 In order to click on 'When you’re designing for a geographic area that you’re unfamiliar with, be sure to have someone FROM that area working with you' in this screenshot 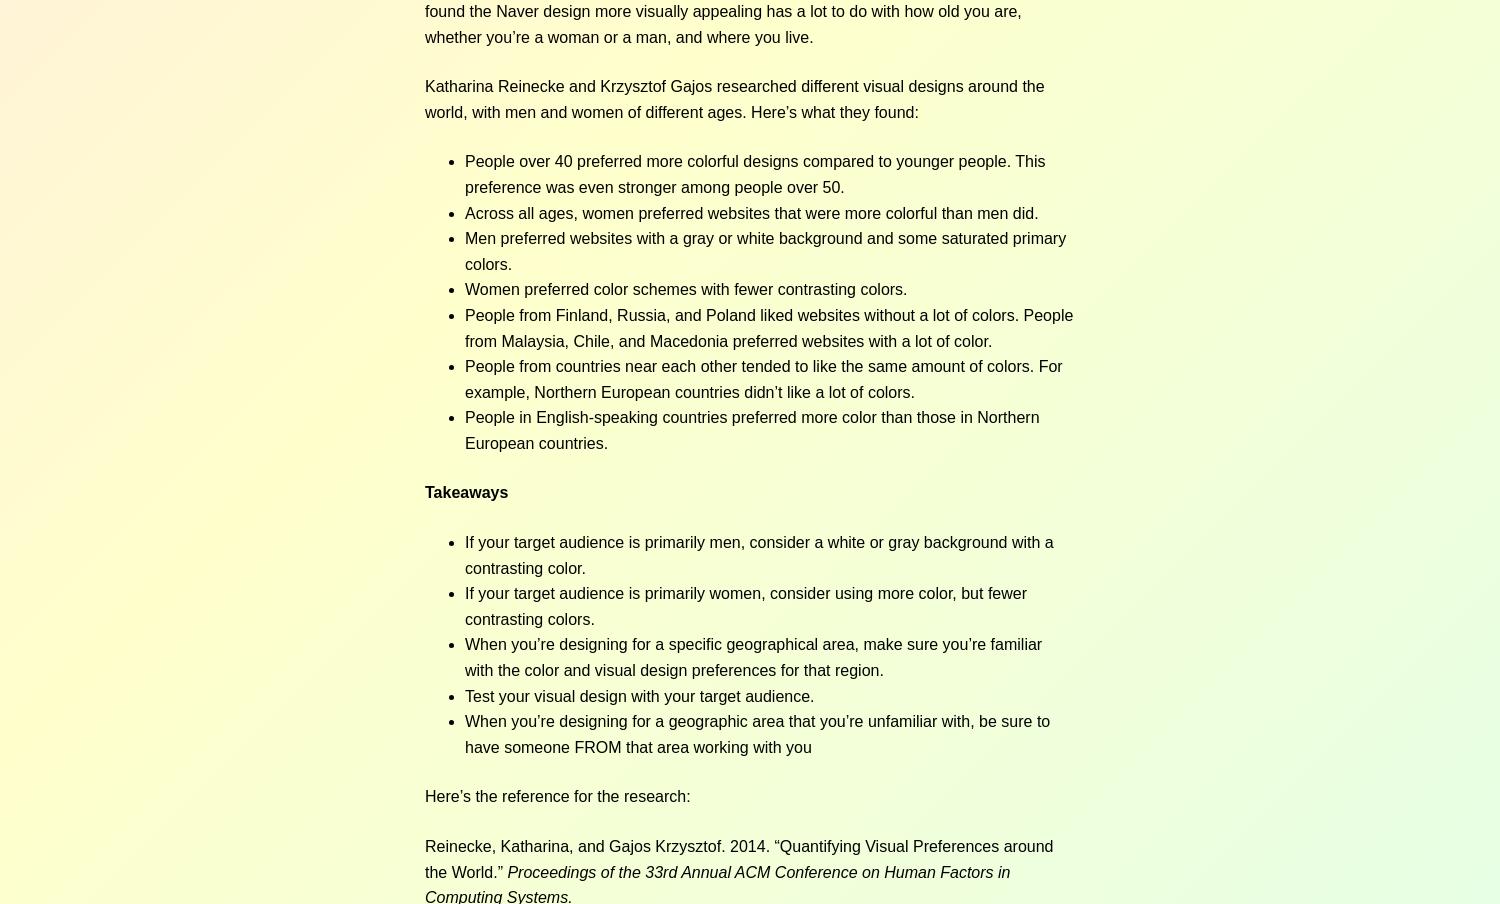, I will do `click(757, 732)`.